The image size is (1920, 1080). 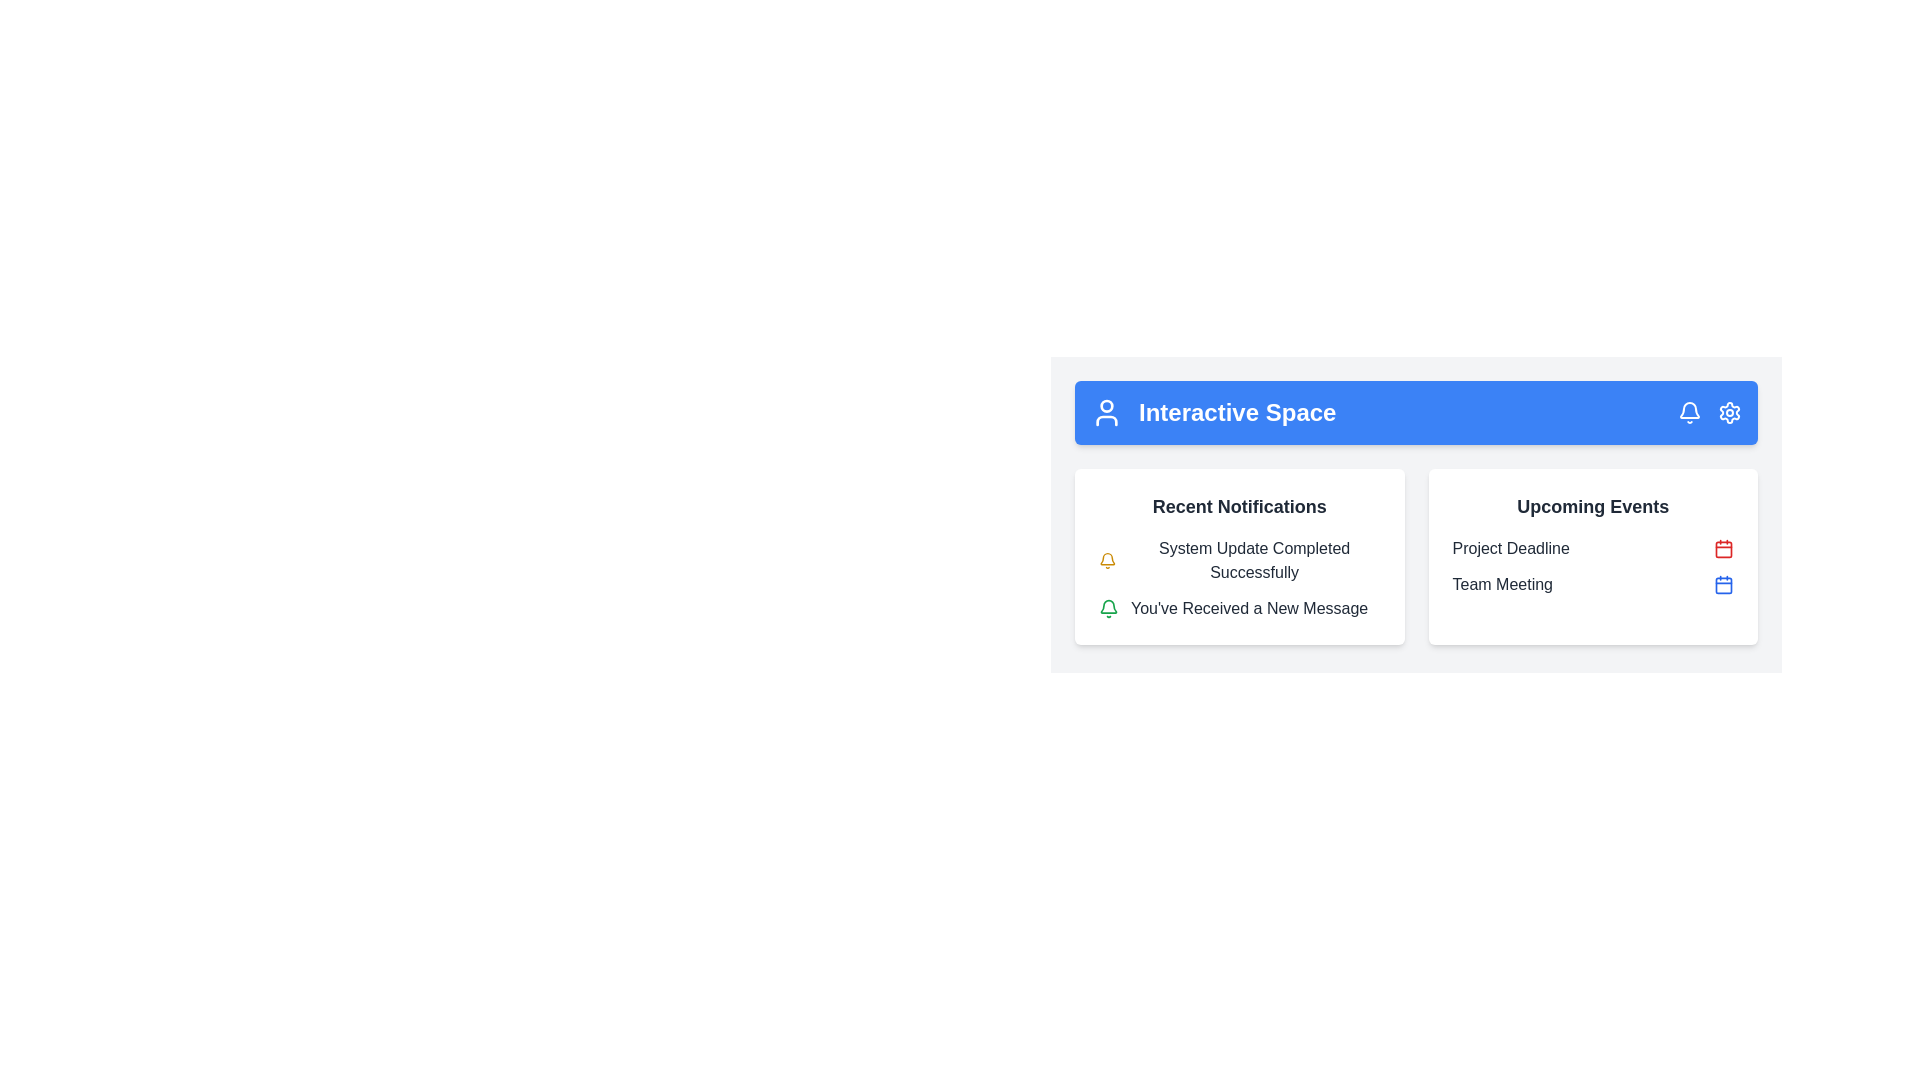 I want to click on the green bell icon located to the left of the text 'You've Received a New Message', so click(x=1107, y=608).